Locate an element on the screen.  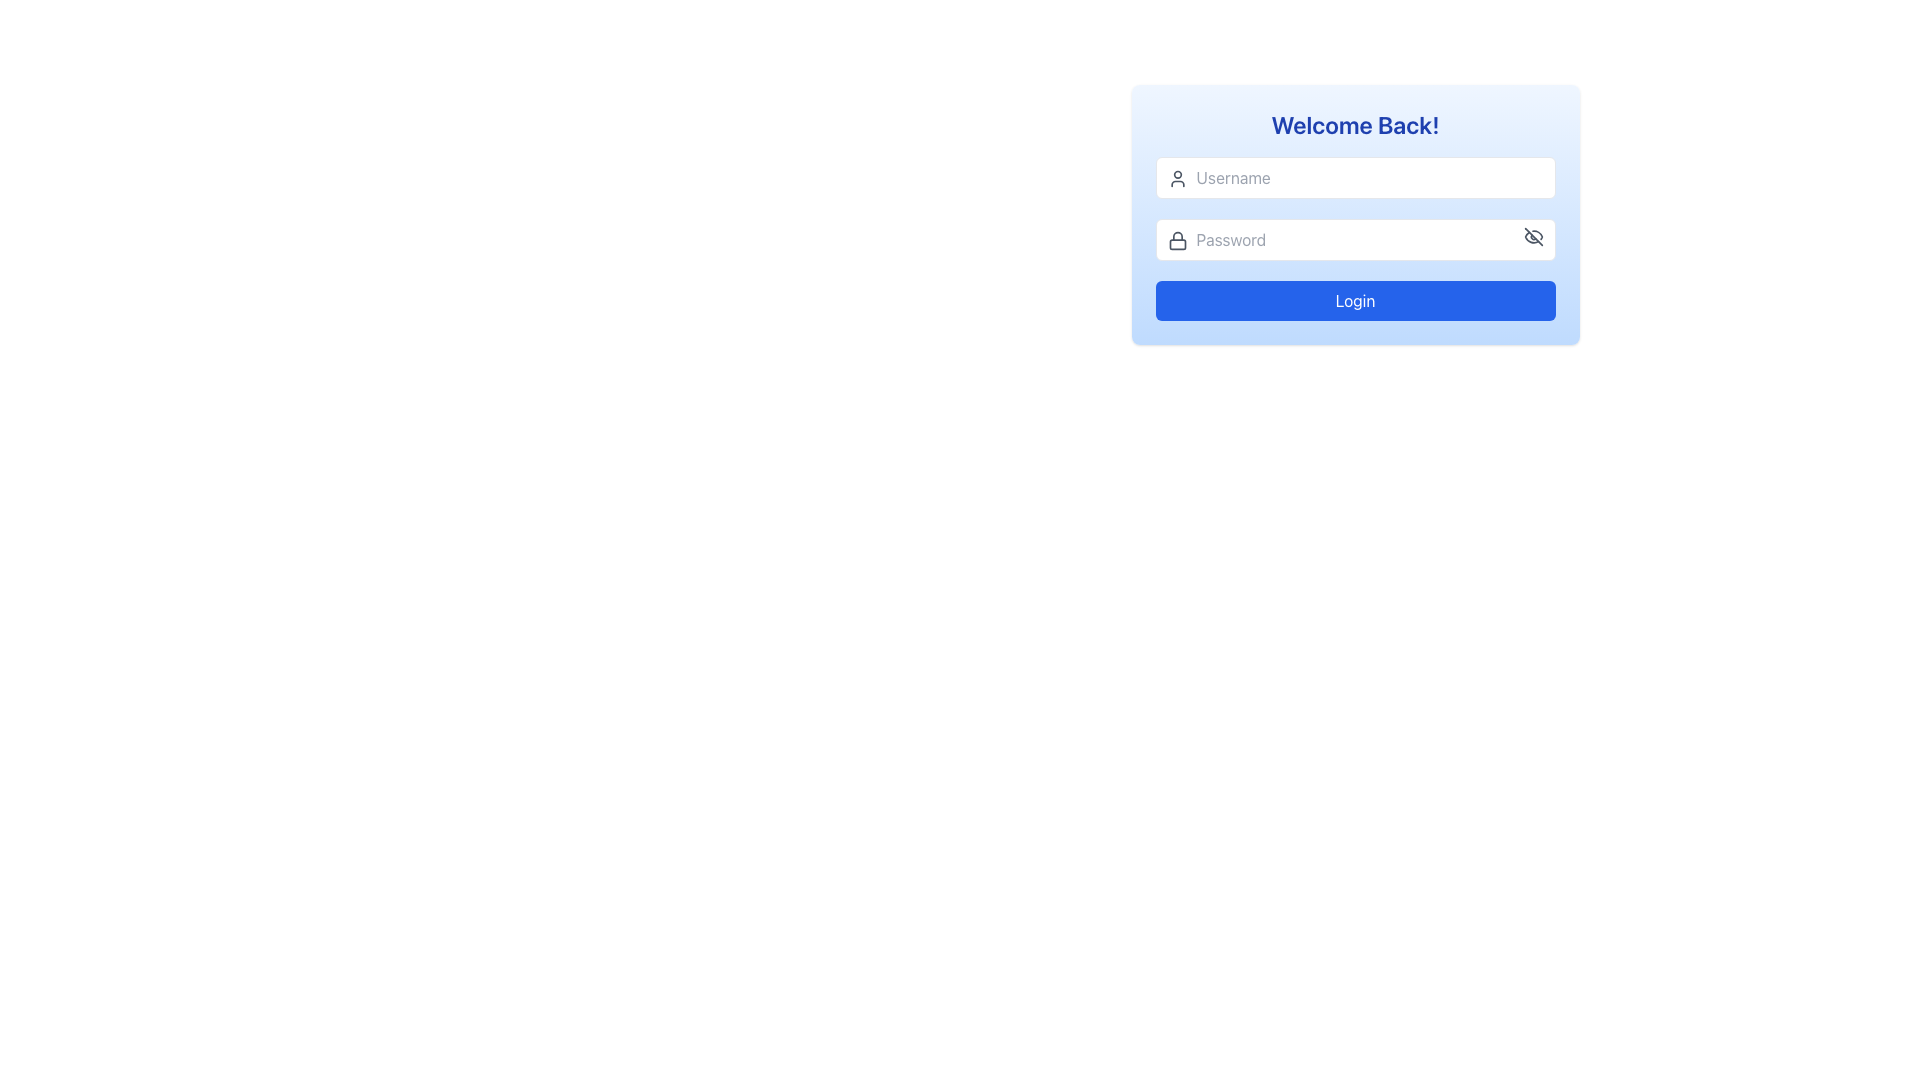
the password input field located in the middle of the login form, below the 'Username' field and above the 'Login' button is located at coordinates (1355, 238).